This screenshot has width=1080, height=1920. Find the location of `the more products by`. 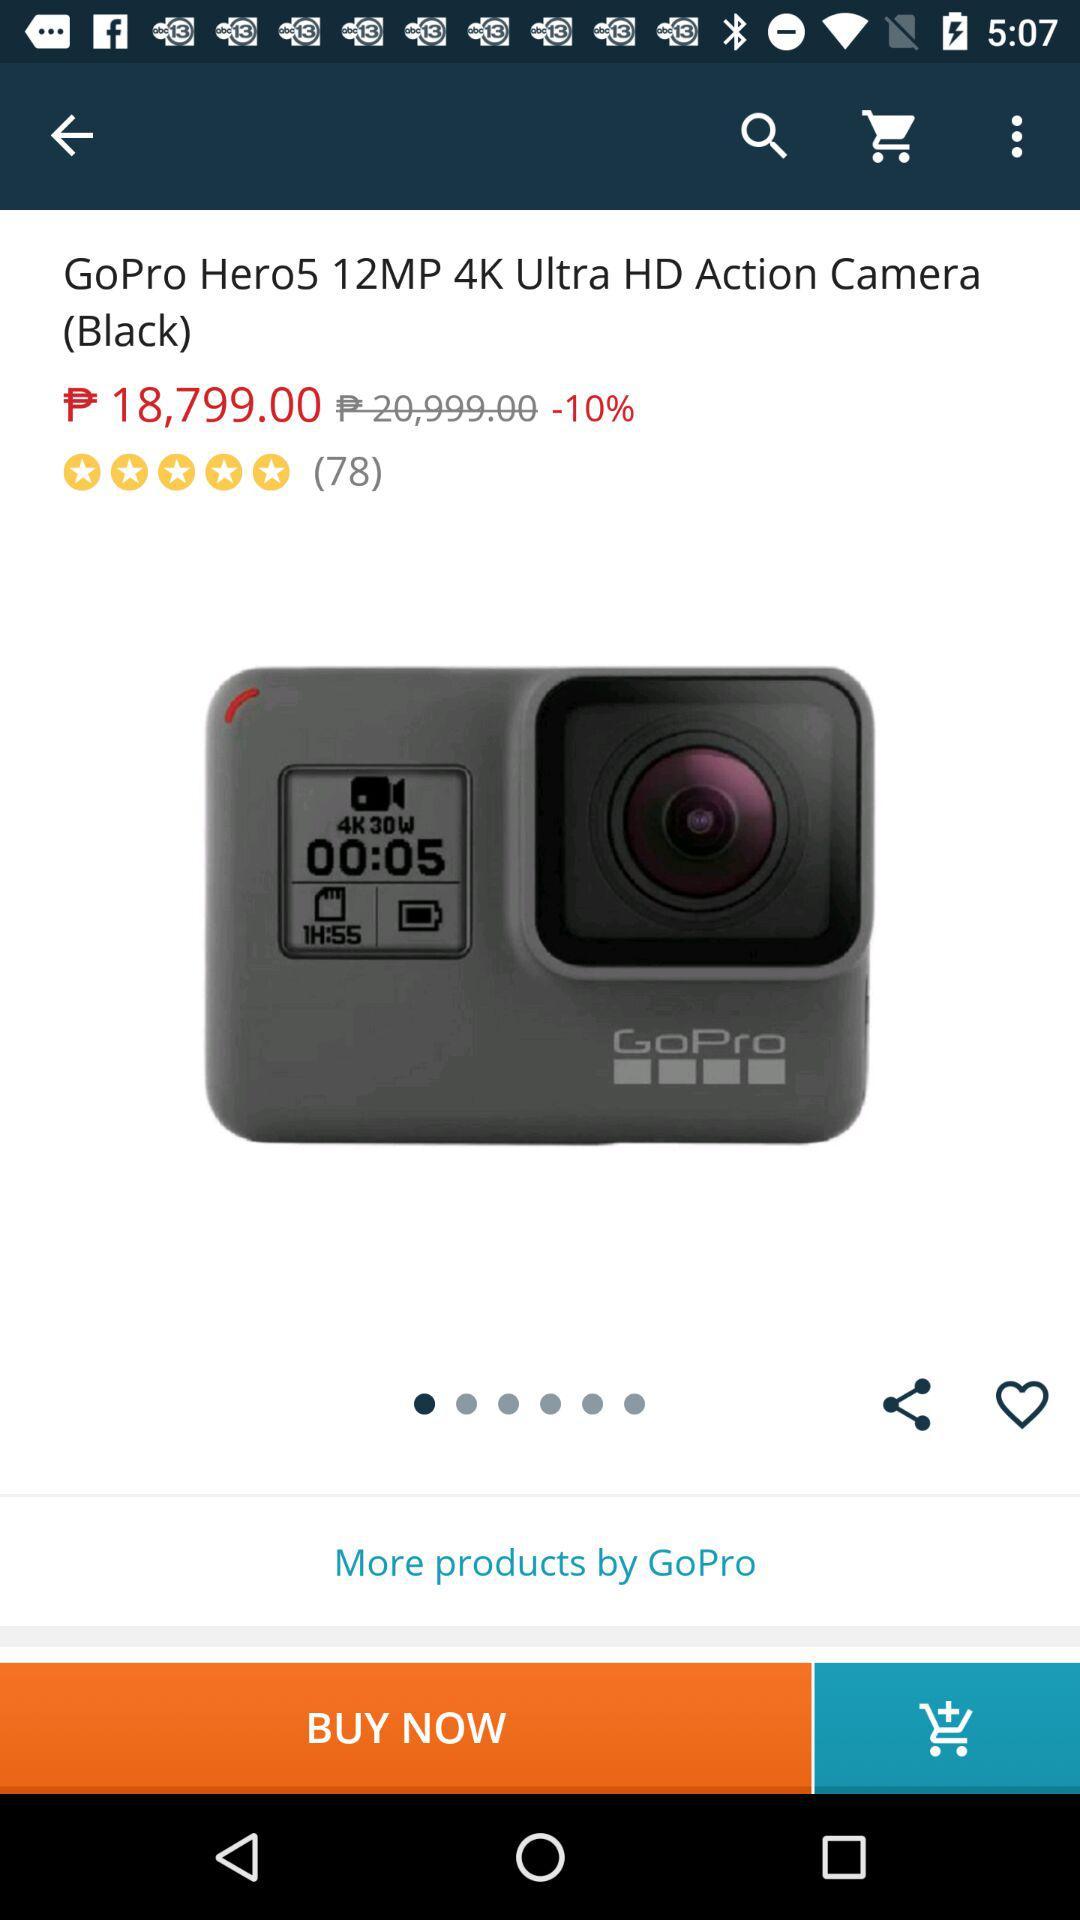

the more products by is located at coordinates (540, 1560).